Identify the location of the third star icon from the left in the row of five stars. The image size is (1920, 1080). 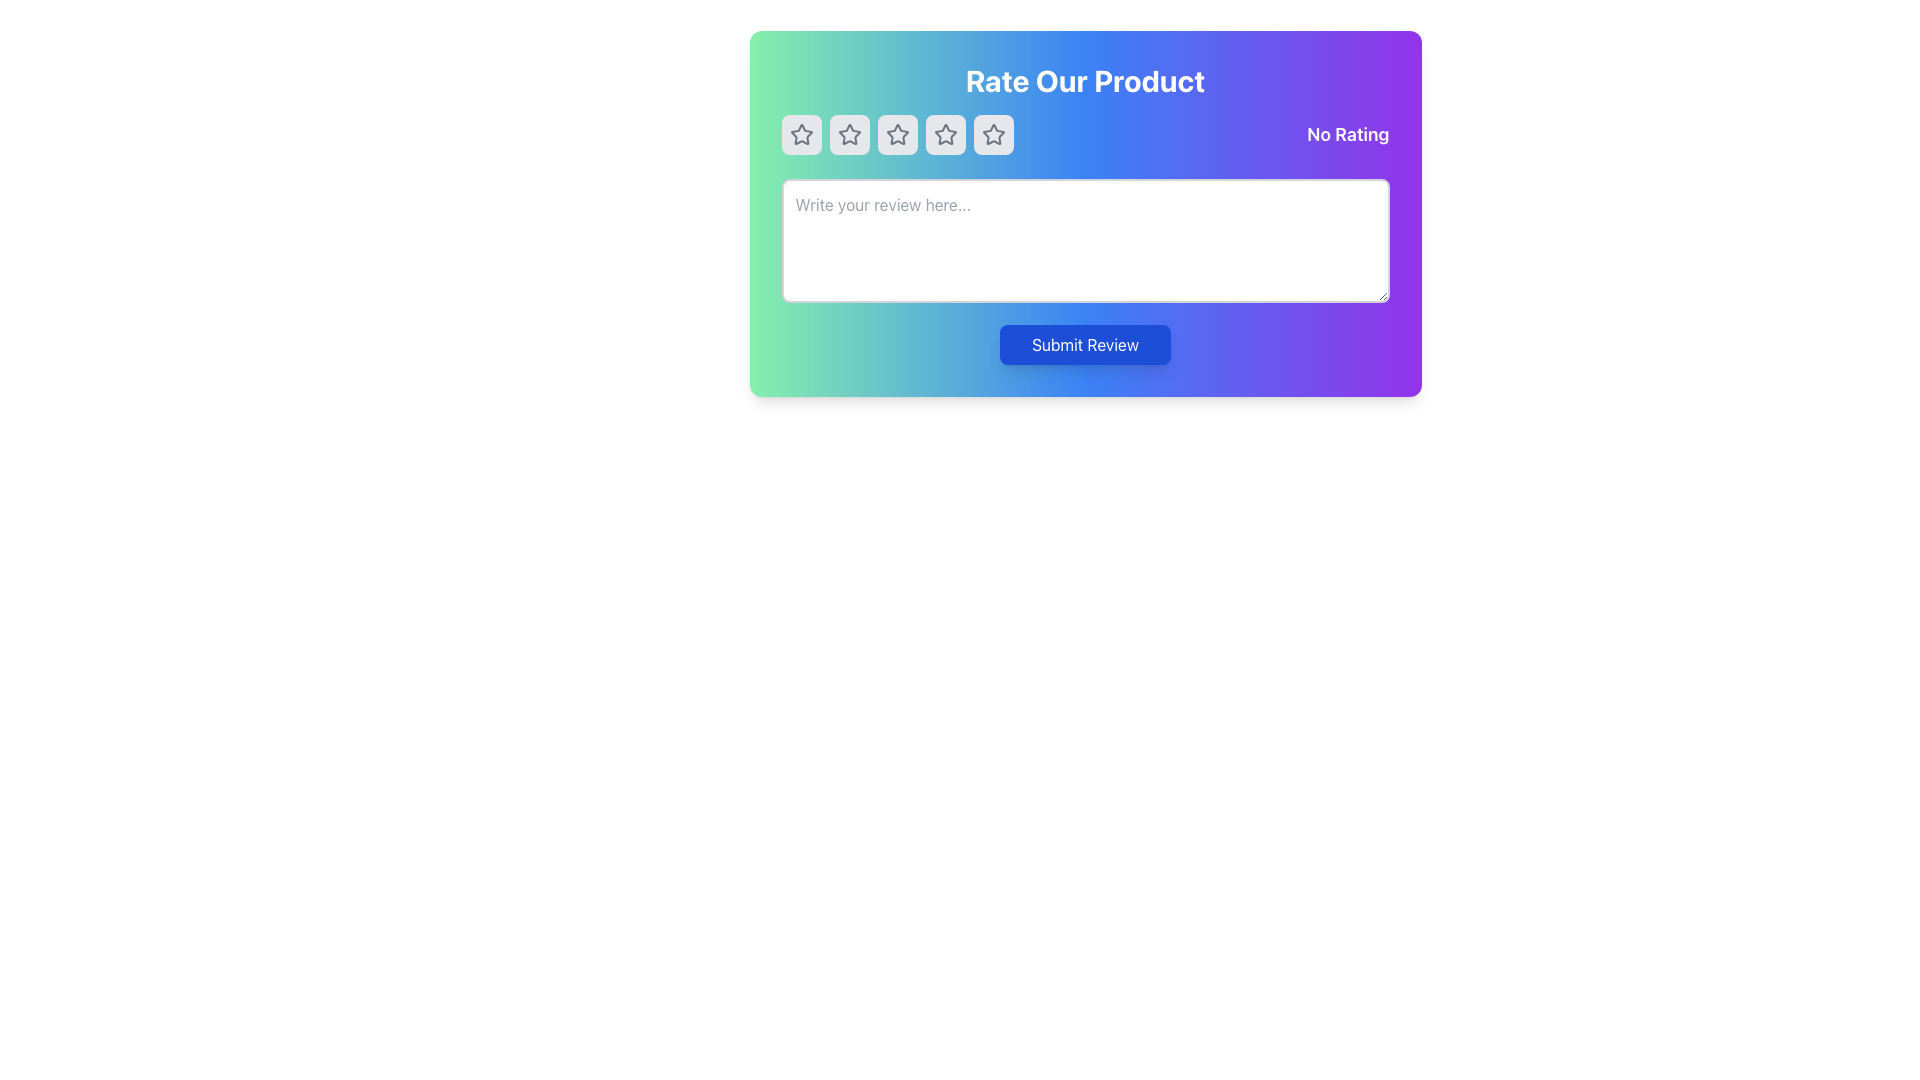
(944, 134).